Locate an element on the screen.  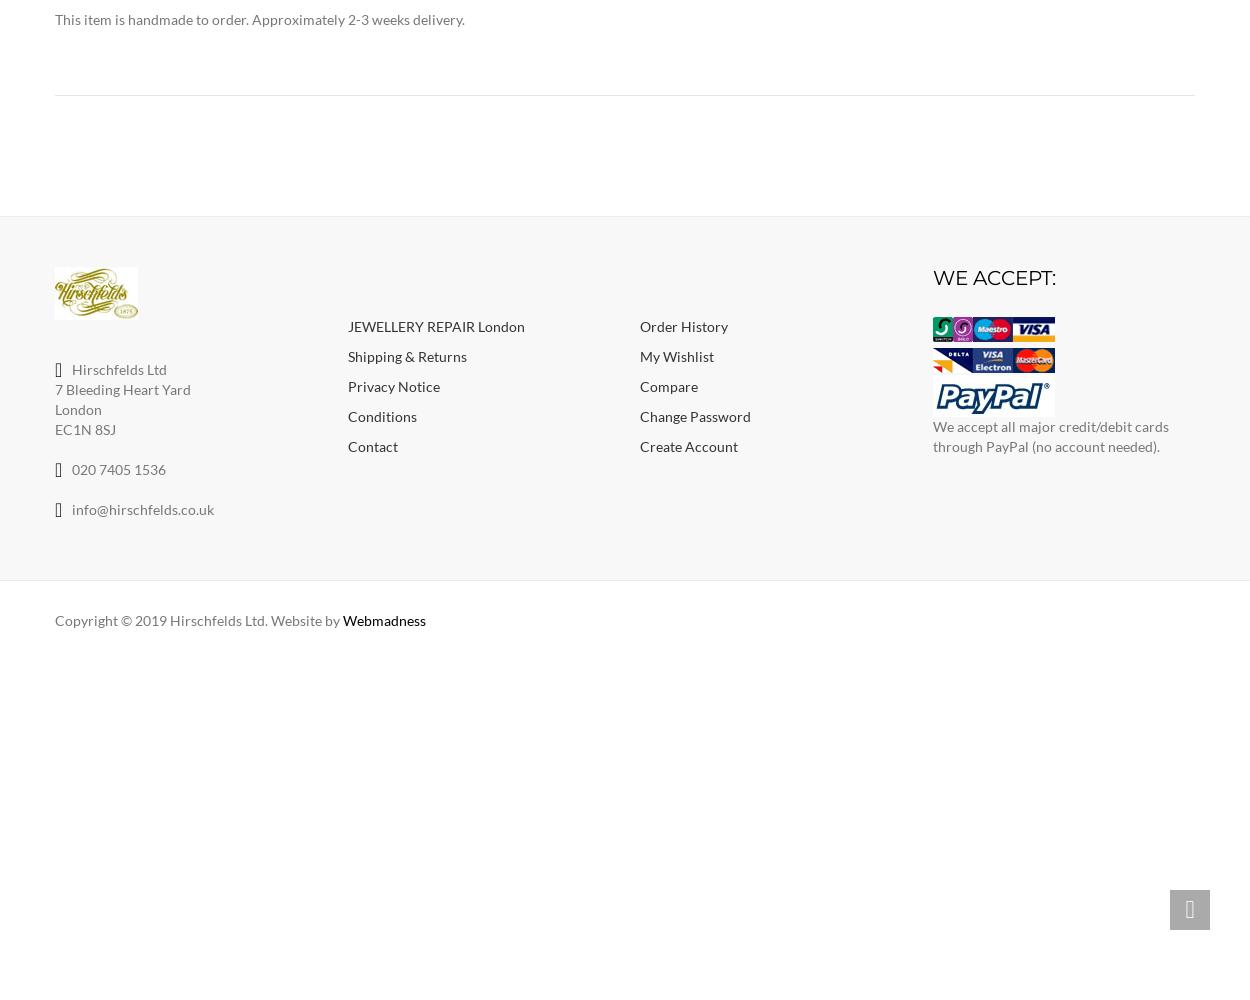
'London' is located at coordinates (77, 408).